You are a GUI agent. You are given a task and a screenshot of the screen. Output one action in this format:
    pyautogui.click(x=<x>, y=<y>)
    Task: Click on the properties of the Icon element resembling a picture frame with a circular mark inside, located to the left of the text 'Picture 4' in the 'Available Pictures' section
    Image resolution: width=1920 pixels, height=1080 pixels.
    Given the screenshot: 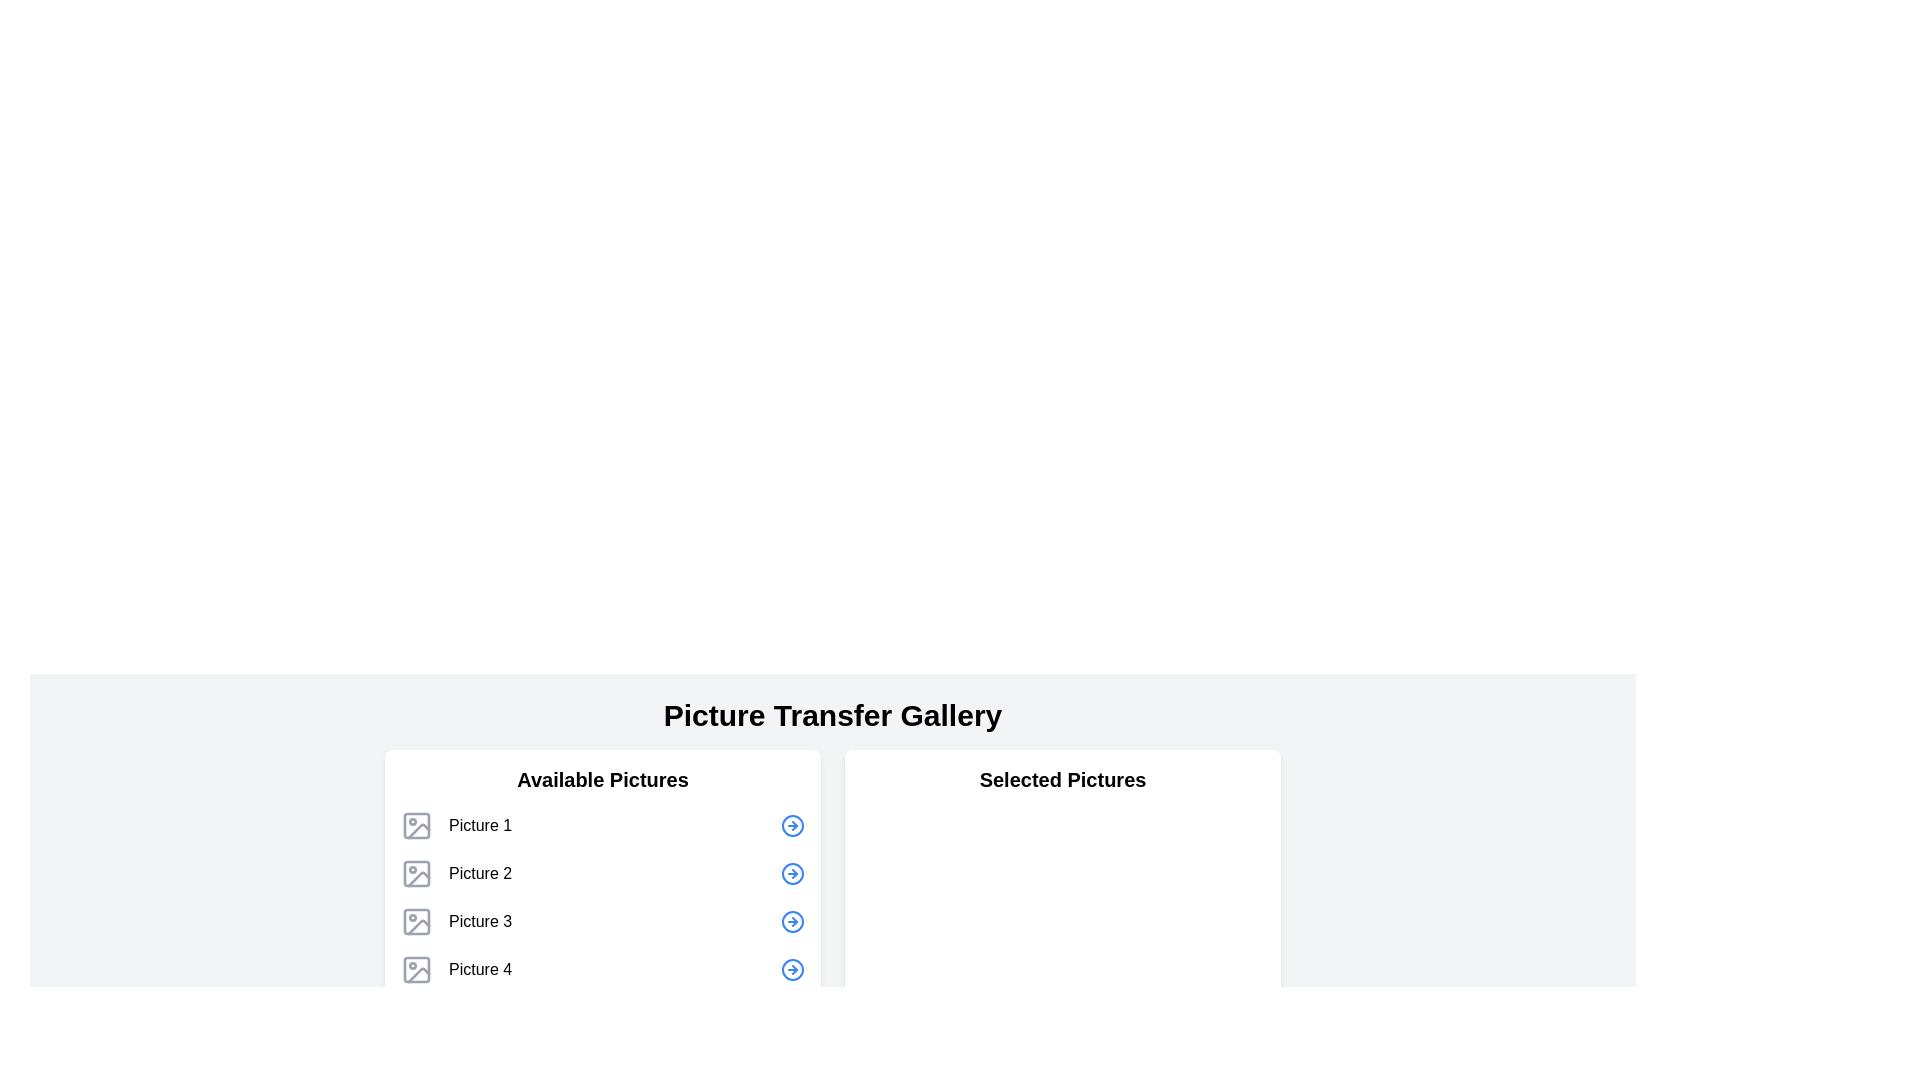 What is the action you would take?
    pyautogui.click(x=416, y=968)
    